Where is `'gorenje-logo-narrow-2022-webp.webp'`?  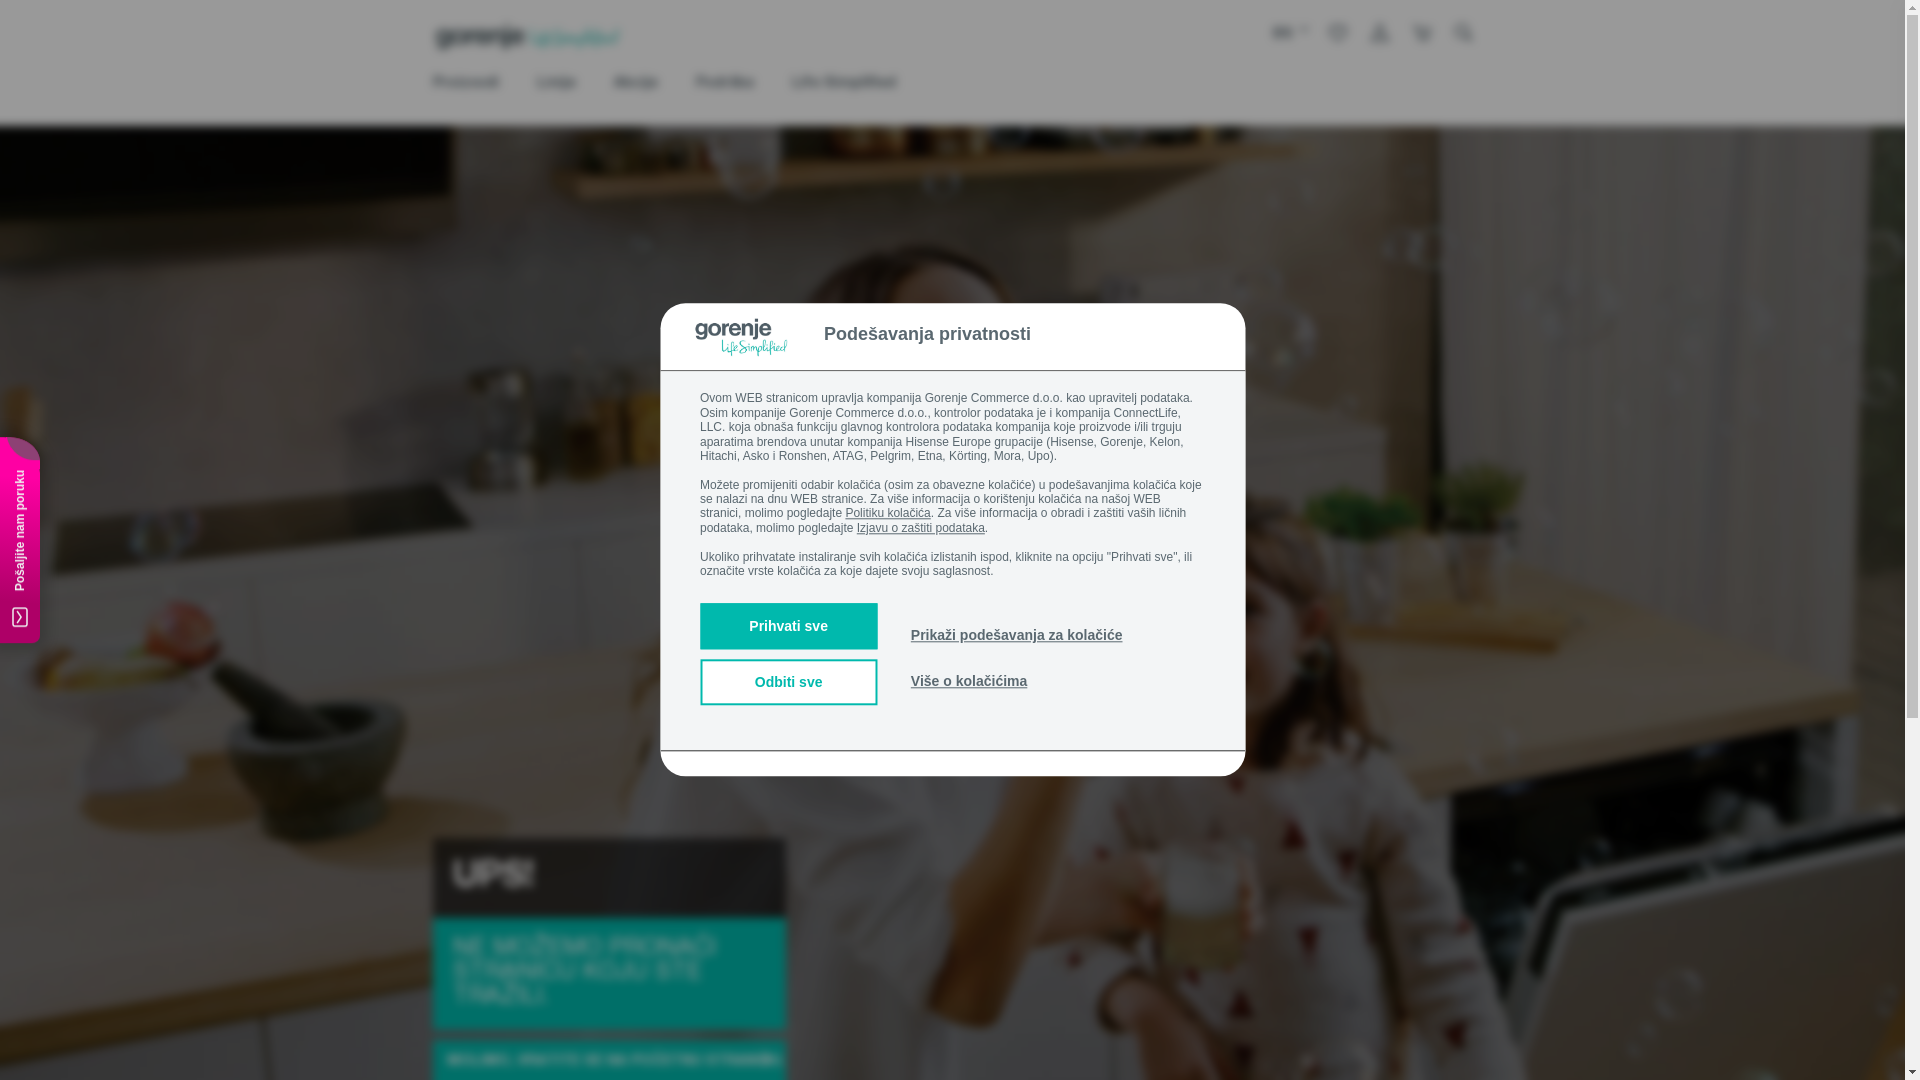
'gorenje-logo-narrow-2022-webp.webp' is located at coordinates (527, 37).